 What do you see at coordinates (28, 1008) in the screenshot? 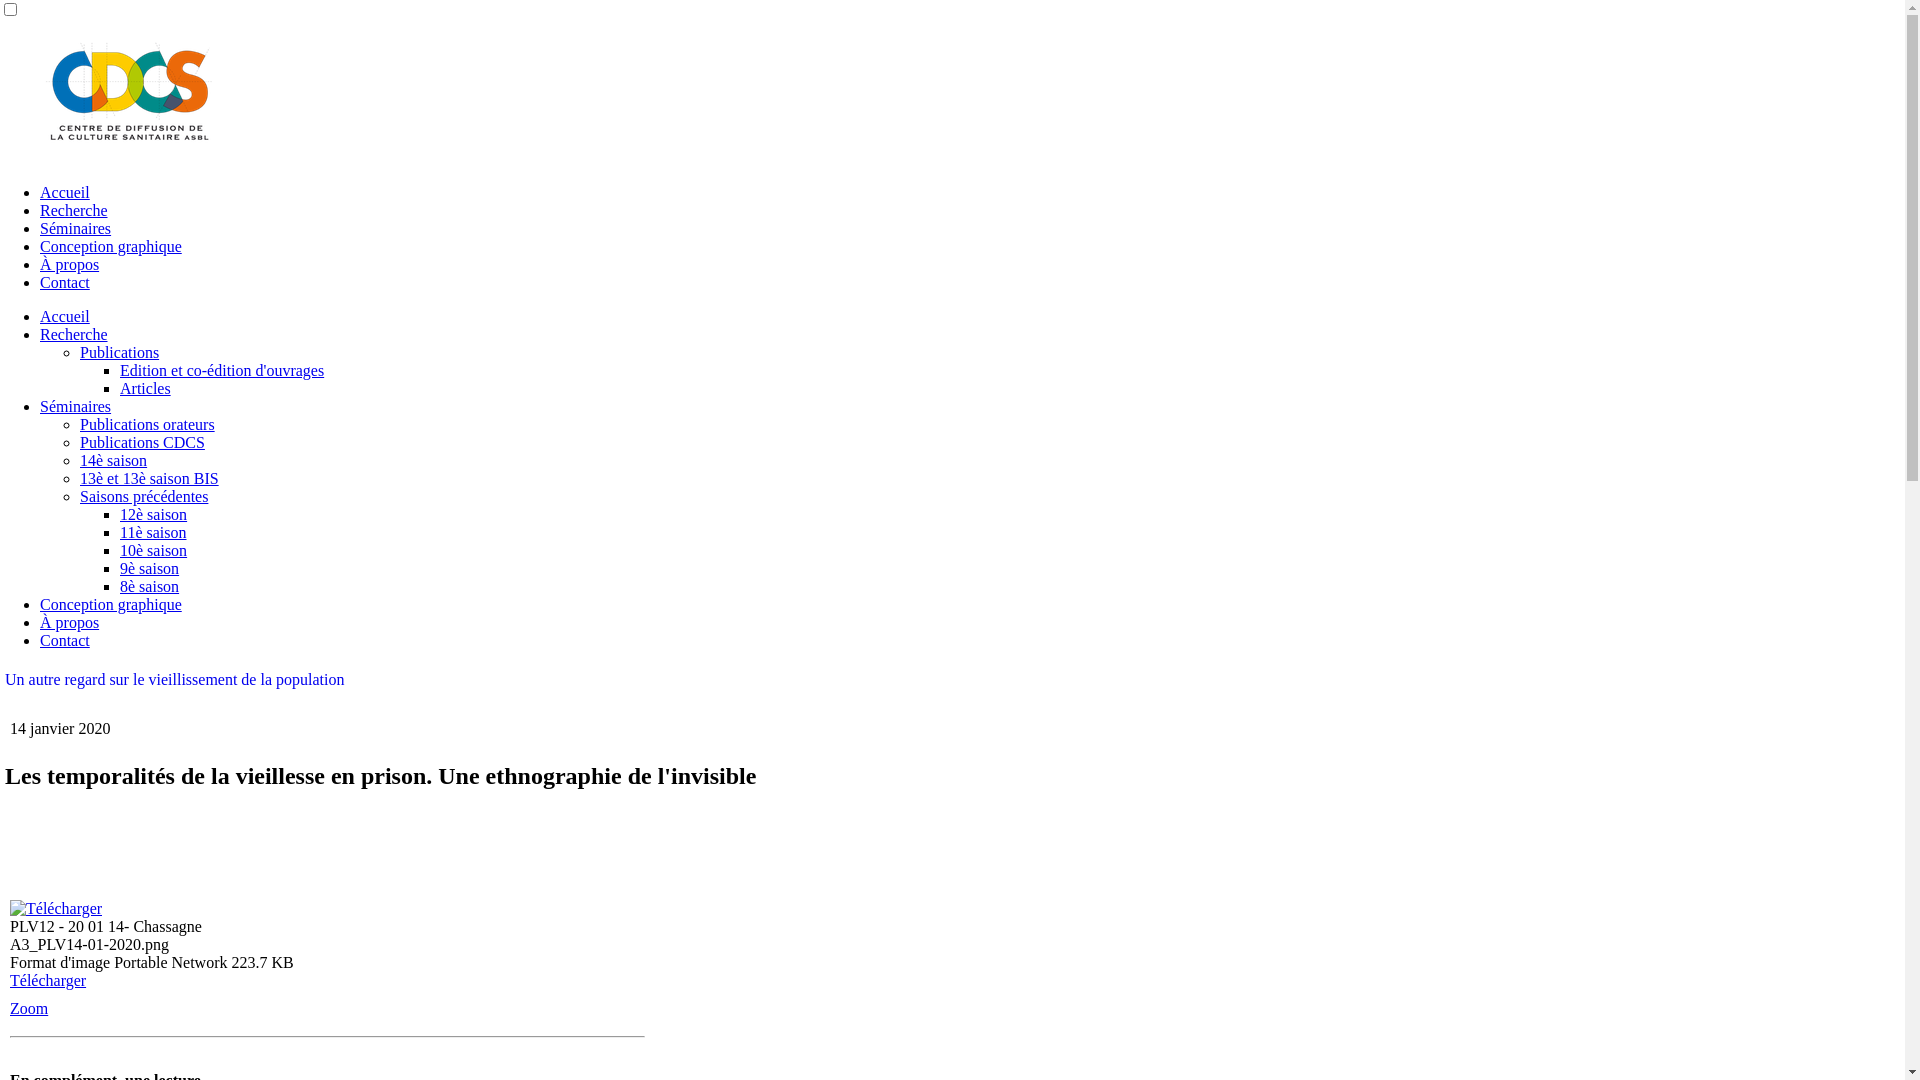
I see `'Zoom'` at bounding box center [28, 1008].